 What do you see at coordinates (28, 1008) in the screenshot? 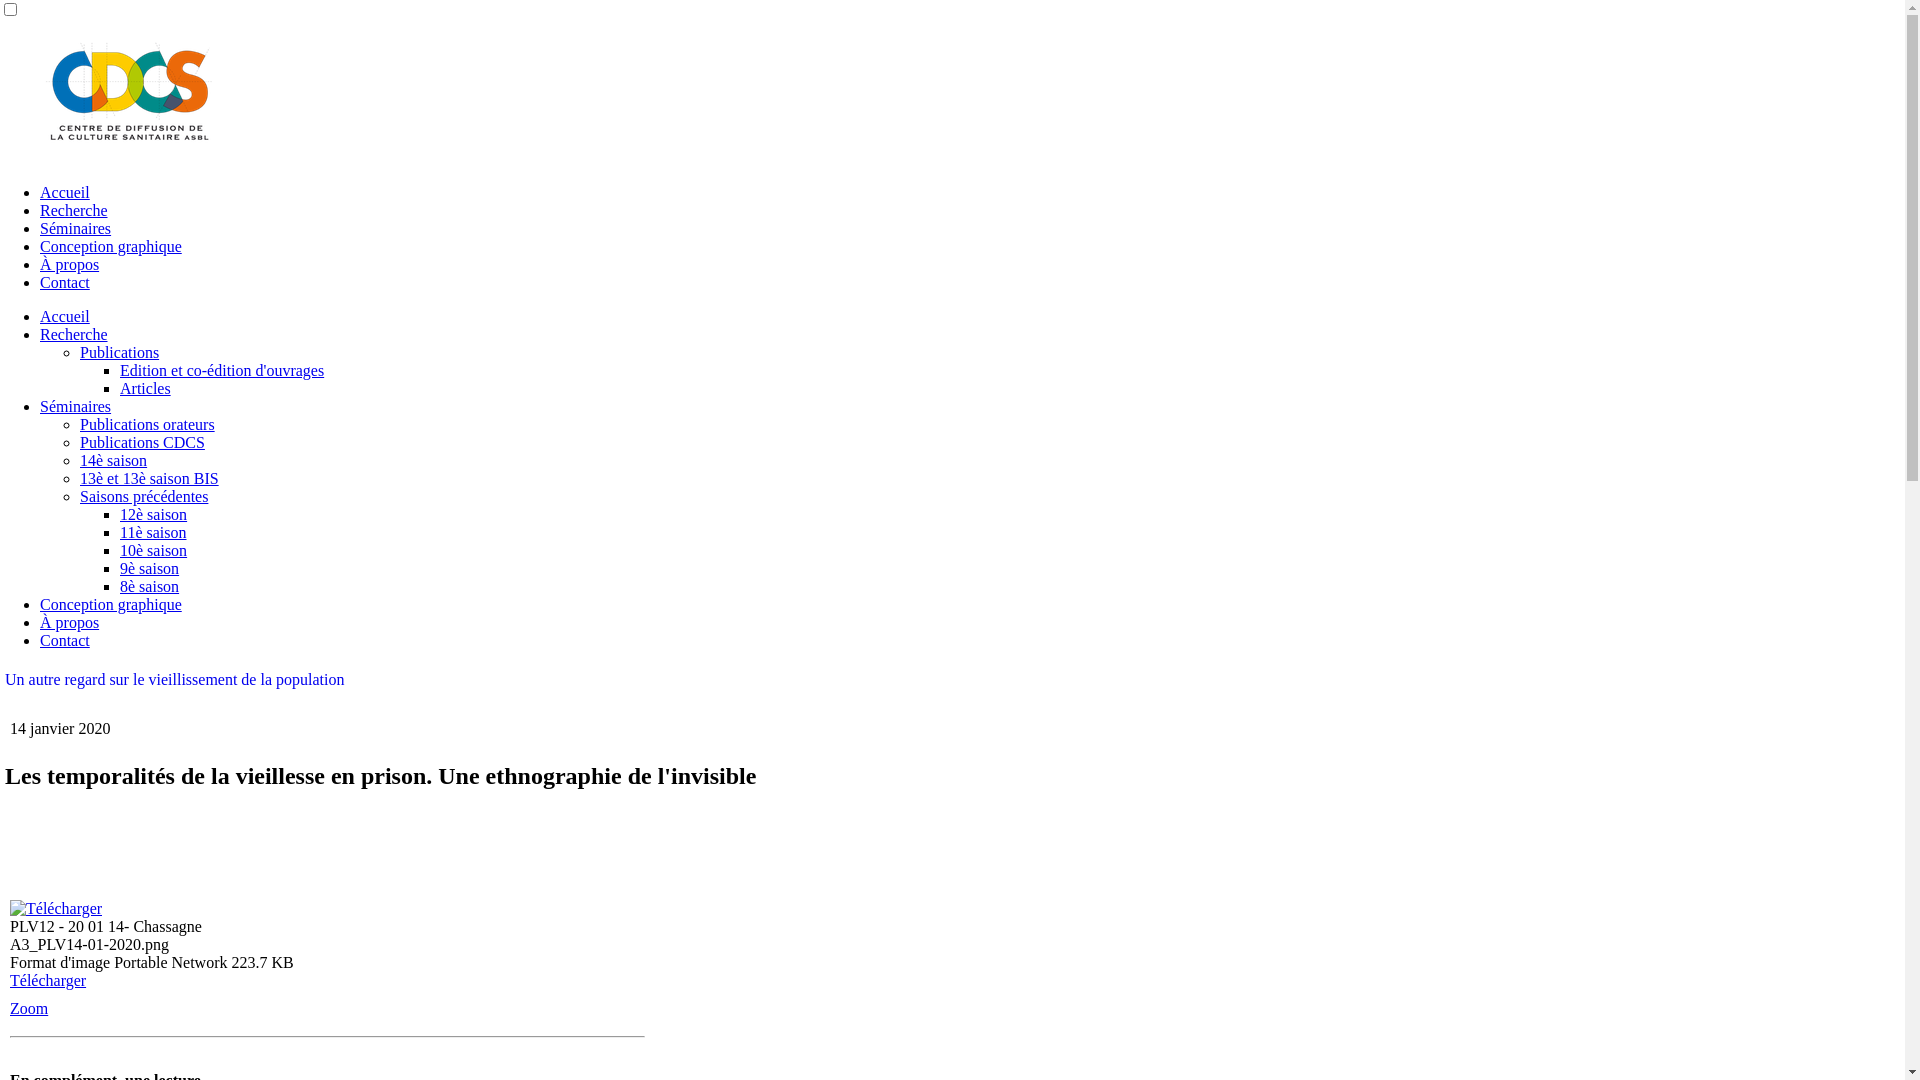
I see `'Zoom'` at bounding box center [28, 1008].